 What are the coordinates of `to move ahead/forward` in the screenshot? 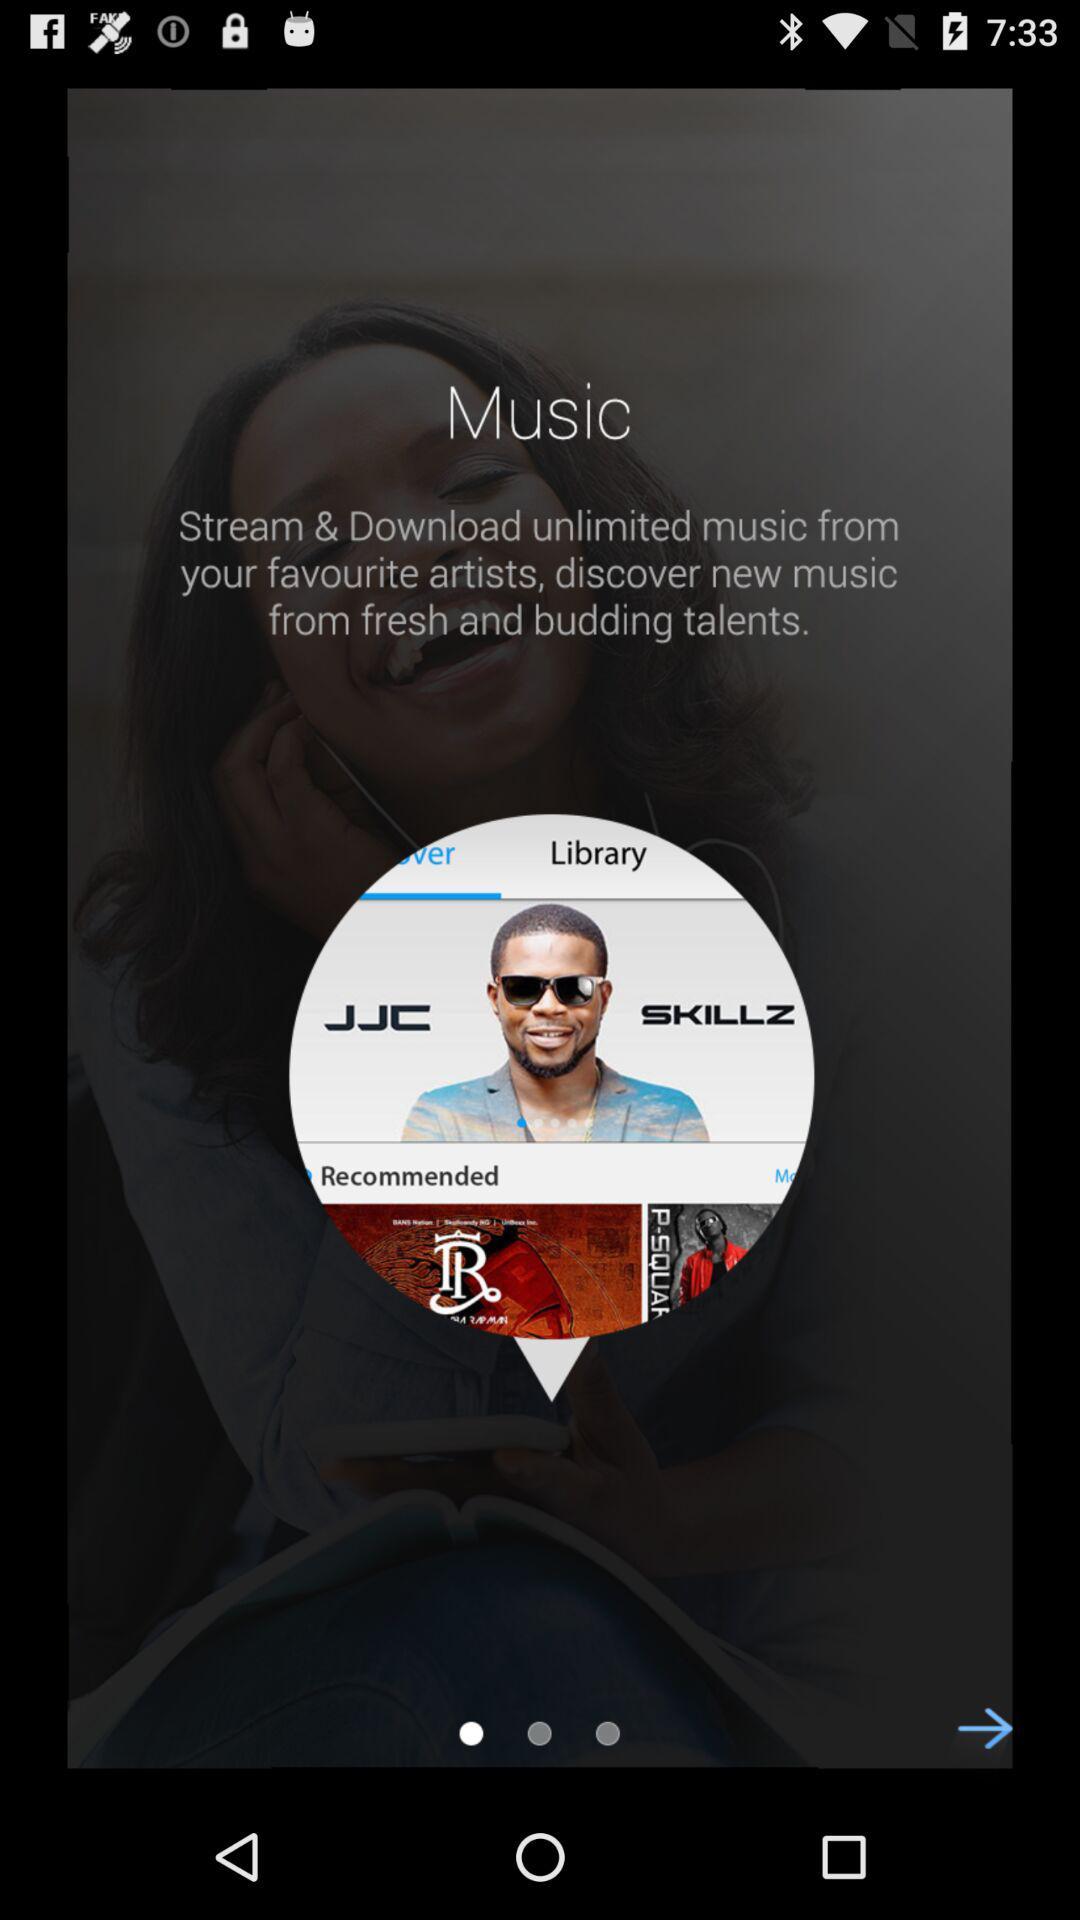 It's located at (973, 1745).